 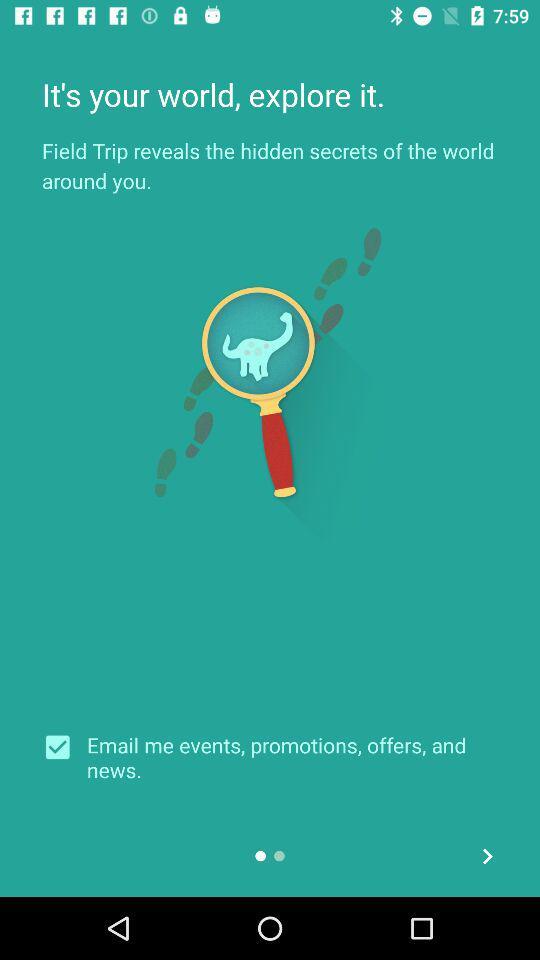 I want to click on next page, so click(x=486, y=855).